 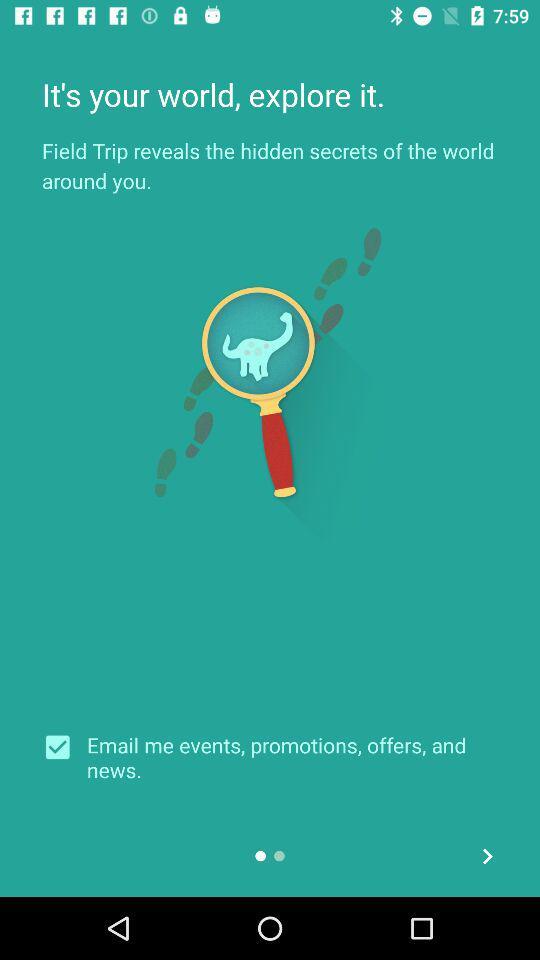 I want to click on next page, so click(x=486, y=855).